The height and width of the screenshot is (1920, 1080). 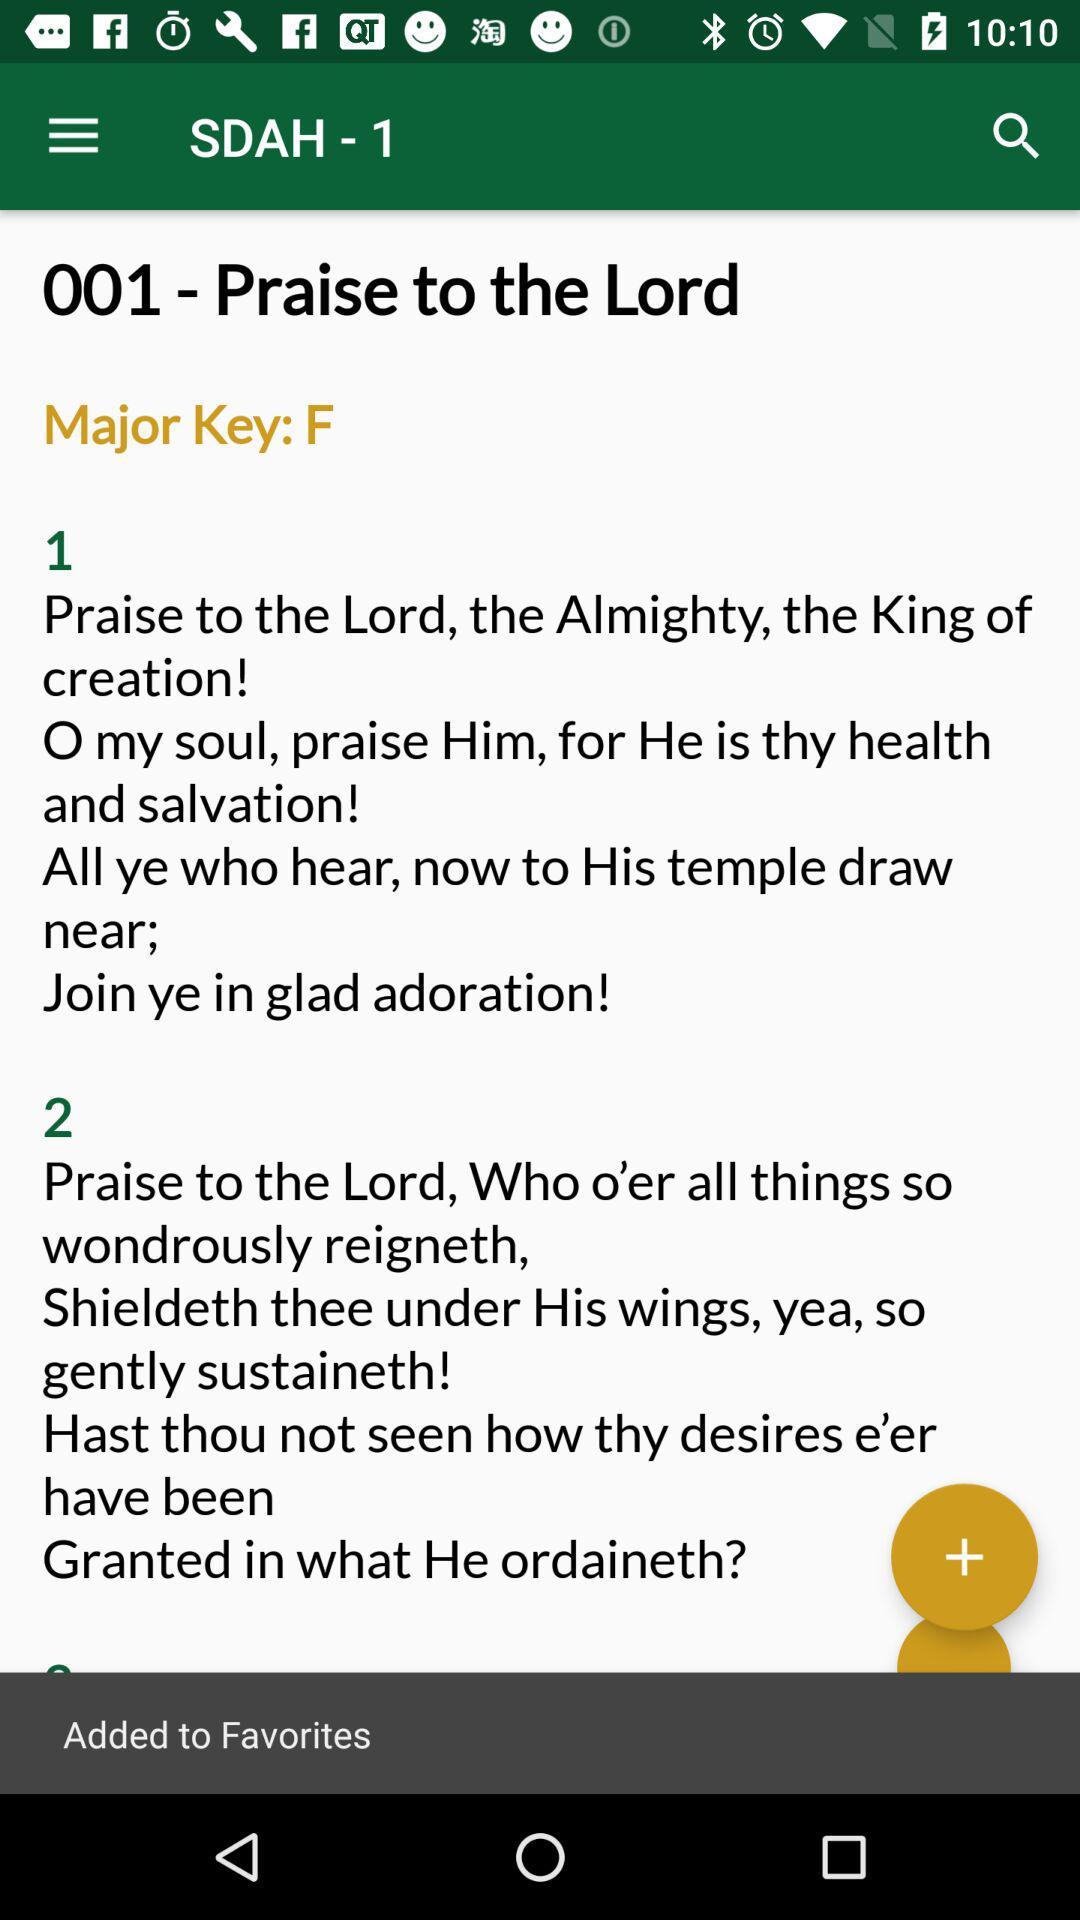 What do you see at coordinates (1017, 135) in the screenshot?
I see `the item at the top right corner` at bounding box center [1017, 135].